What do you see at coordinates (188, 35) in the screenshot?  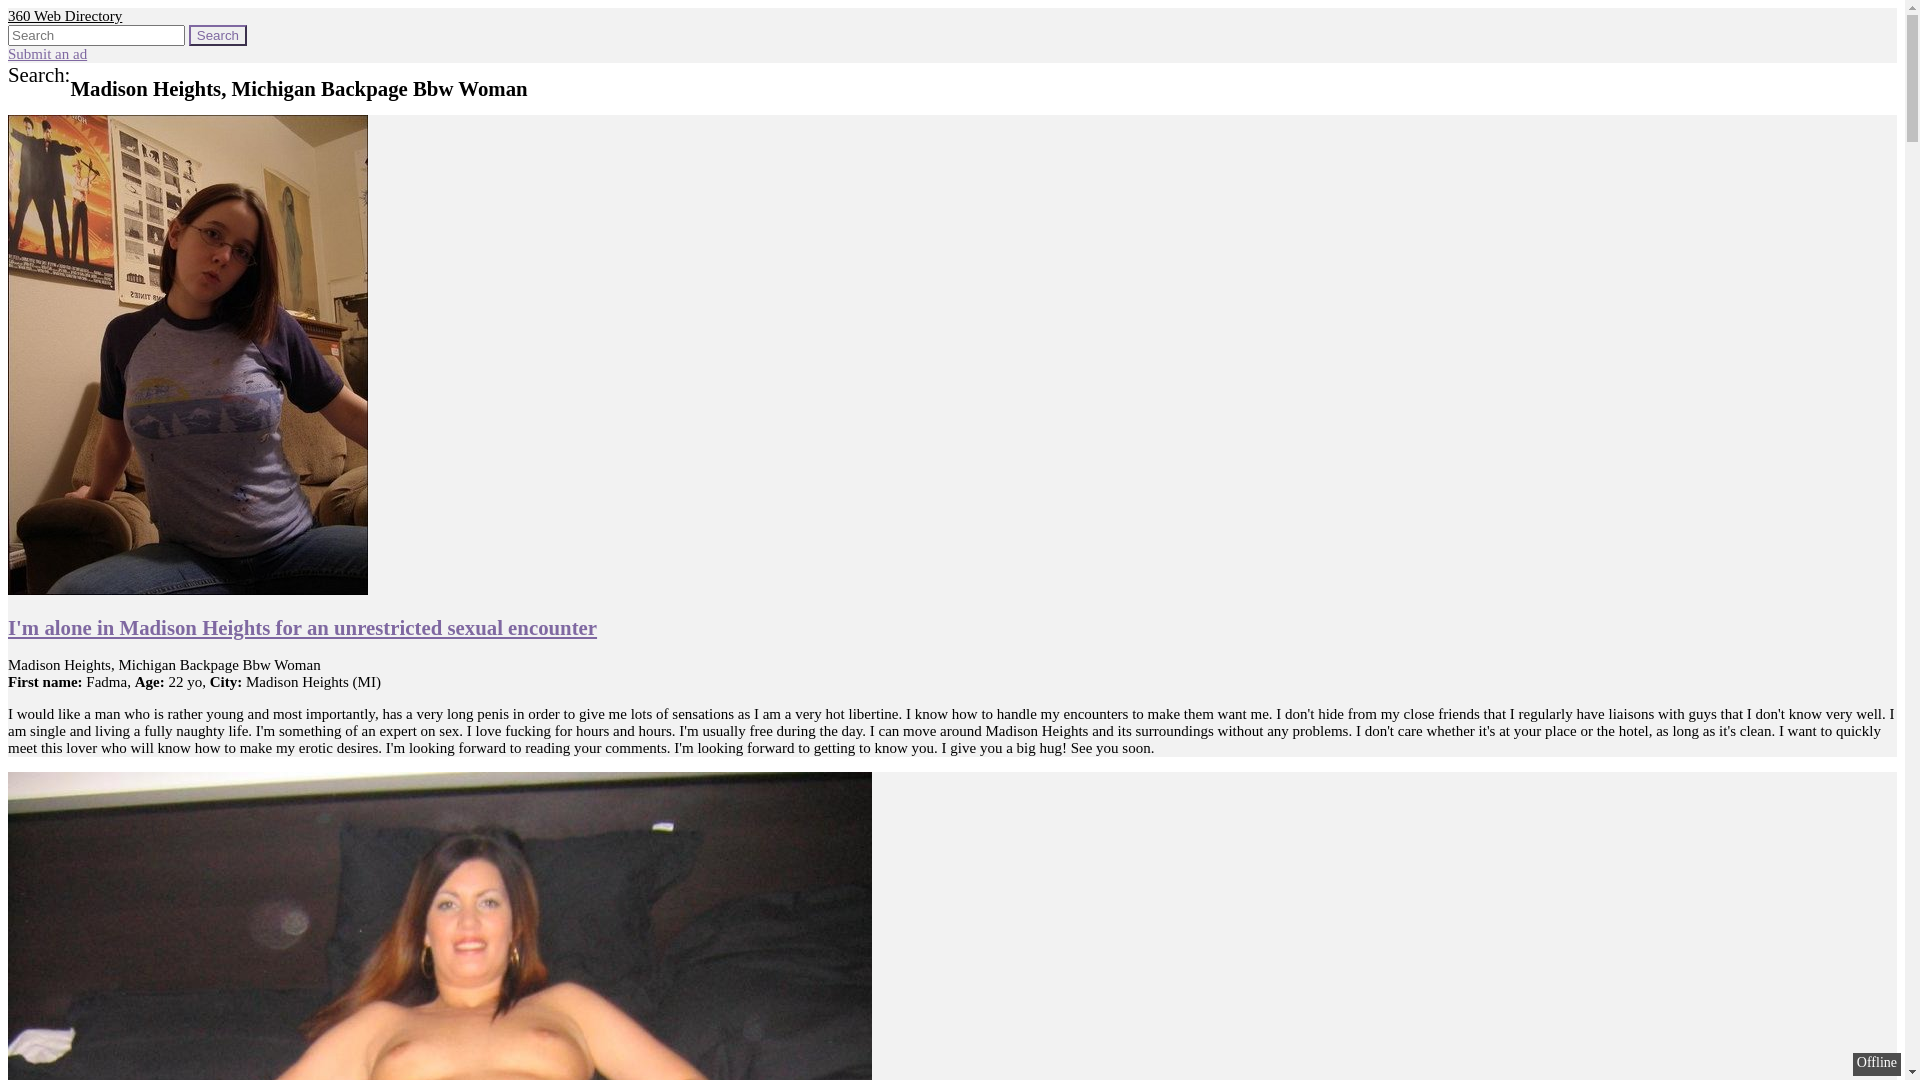 I see `'Search'` at bounding box center [188, 35].